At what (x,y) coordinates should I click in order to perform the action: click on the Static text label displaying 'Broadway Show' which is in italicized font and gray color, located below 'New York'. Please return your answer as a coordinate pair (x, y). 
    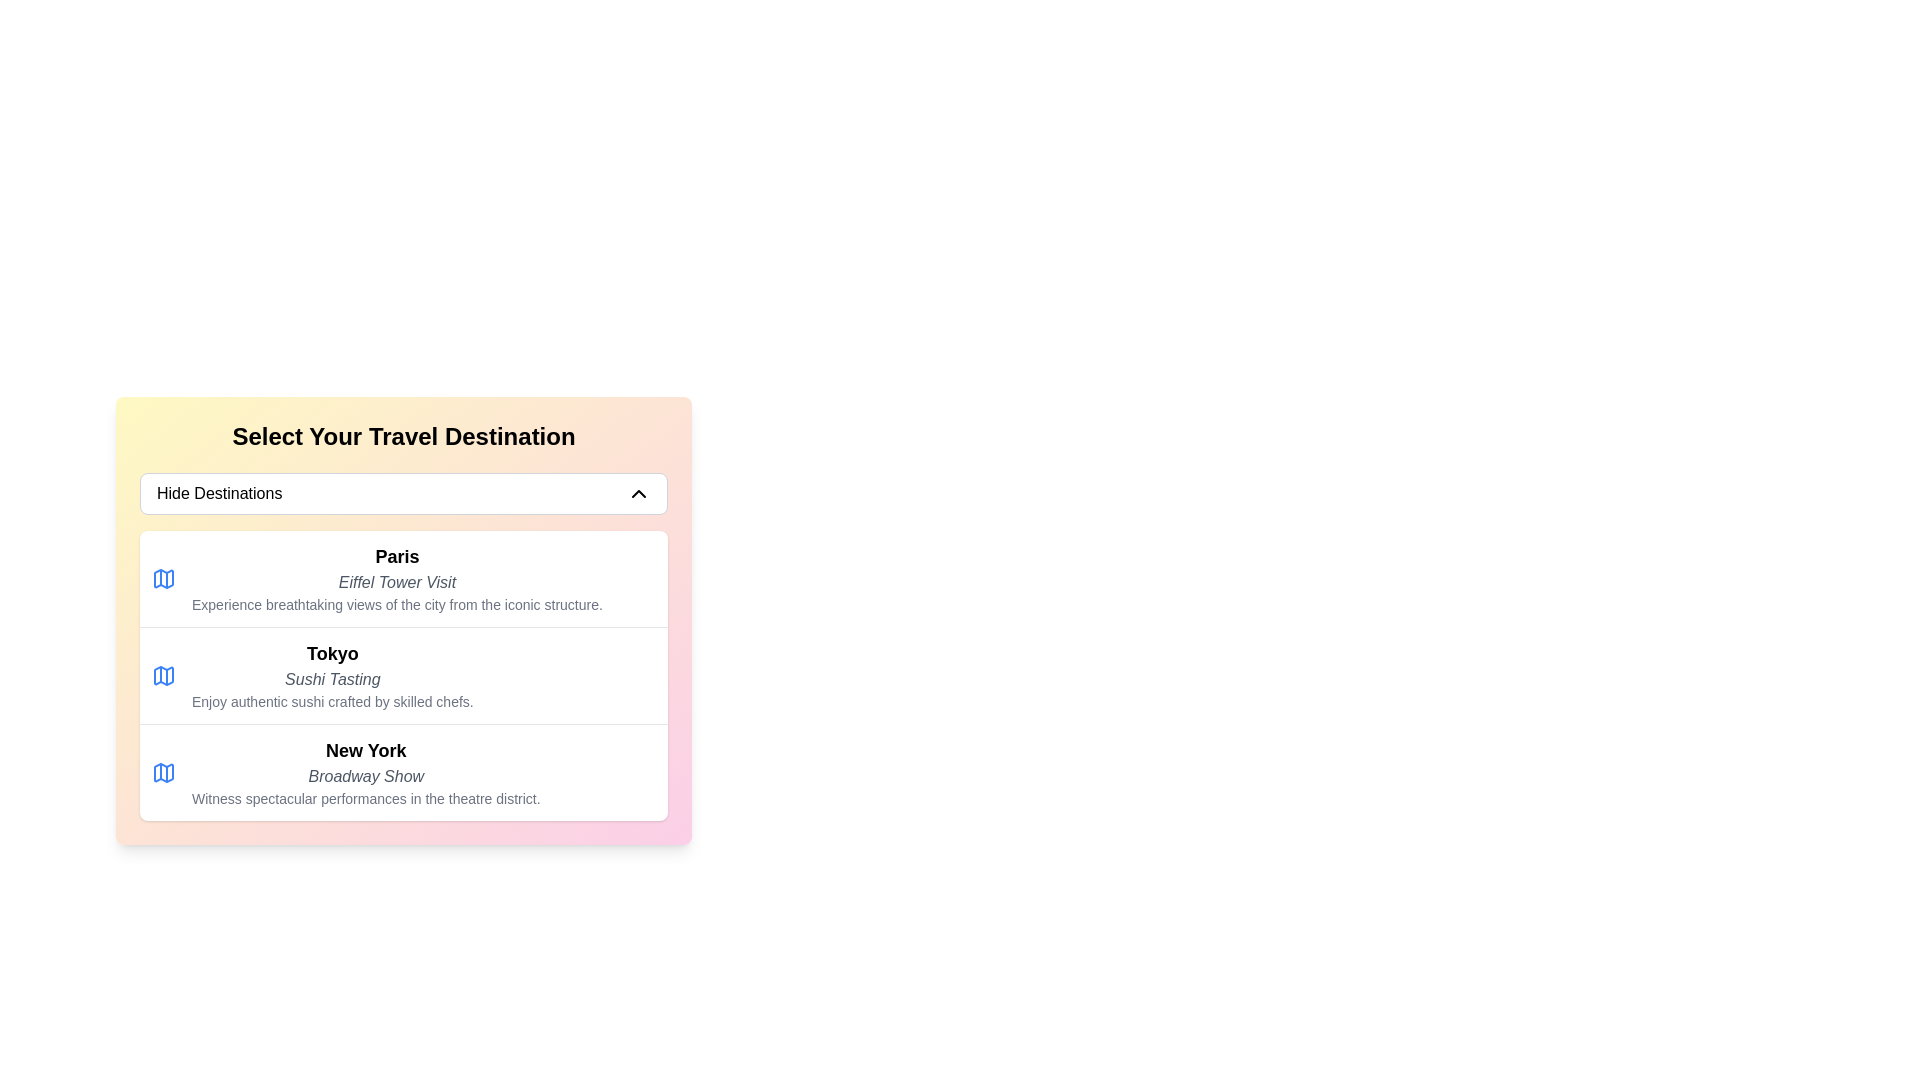
    Looking at the image, I should click on (366, 775).